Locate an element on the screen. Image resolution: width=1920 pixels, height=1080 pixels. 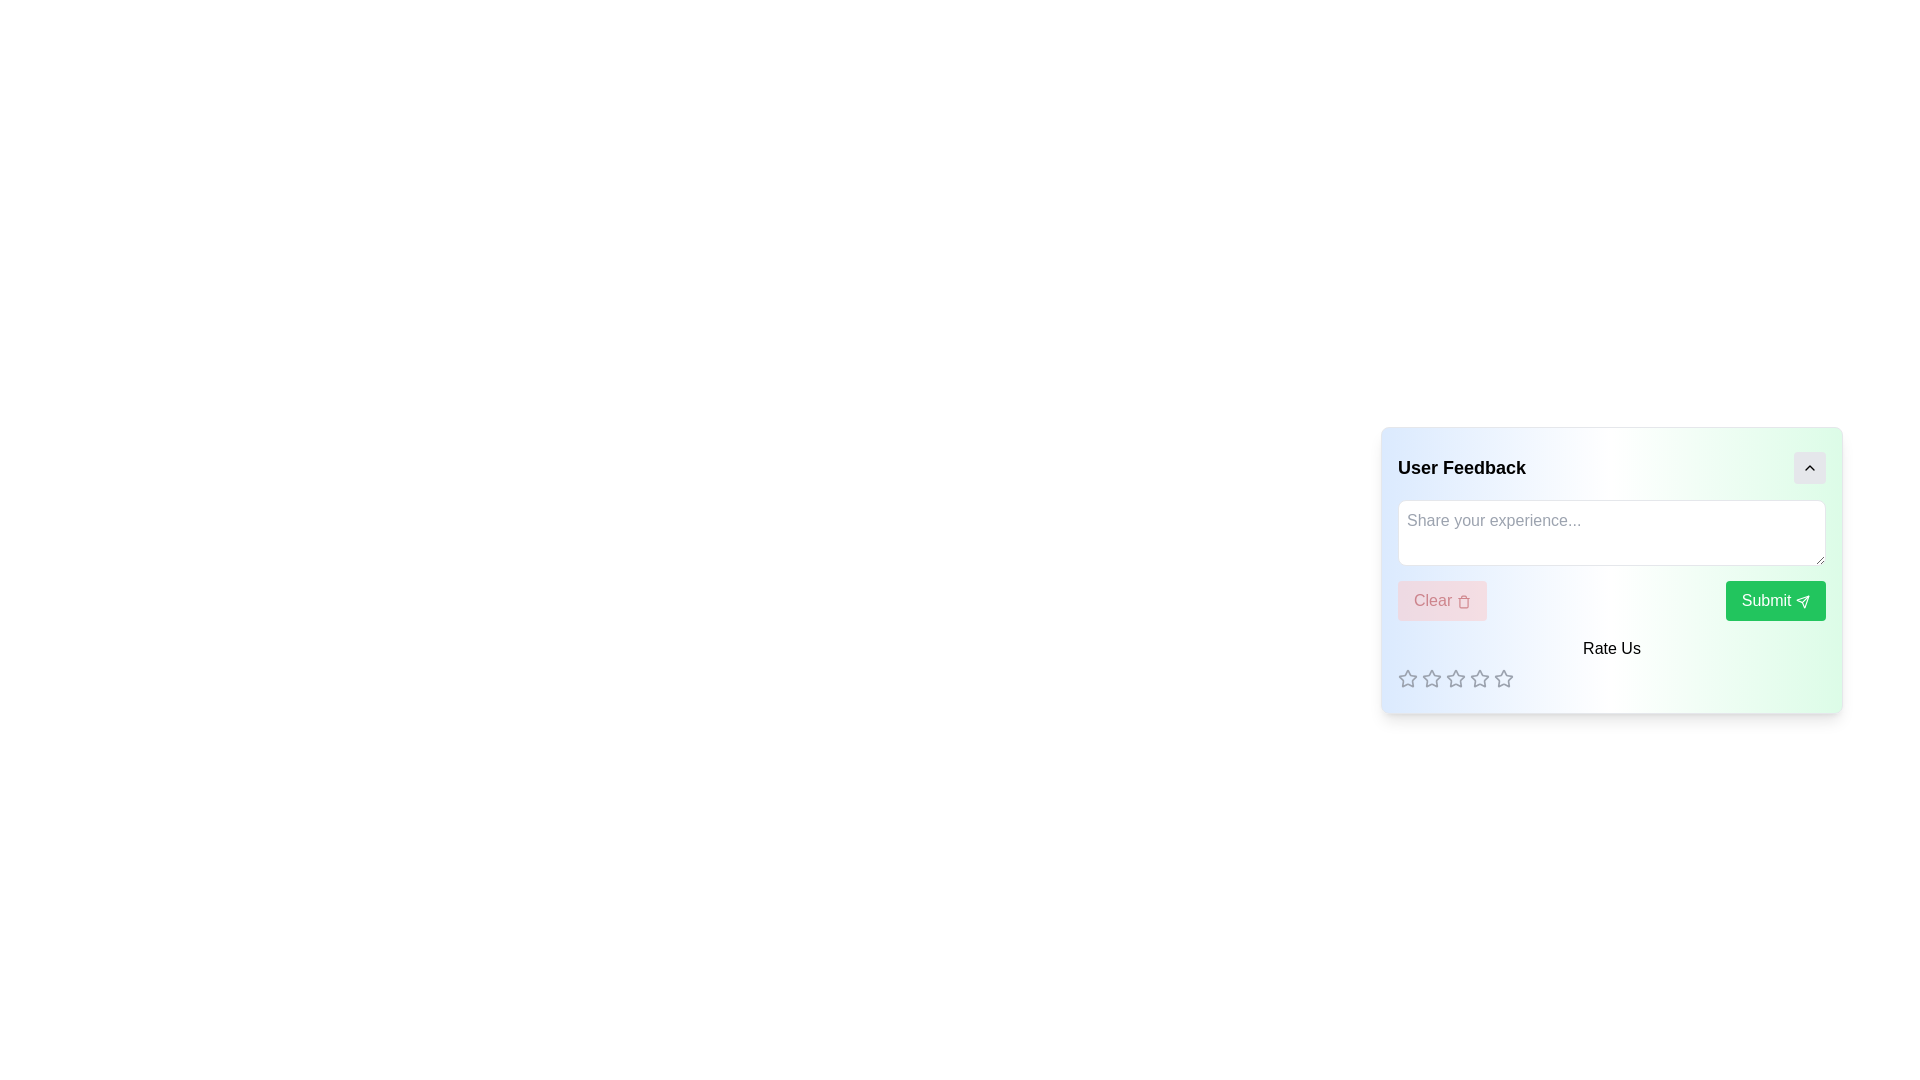
the fourth star icon in the rating interface to set the rating is located at coordinates (1503, 677).